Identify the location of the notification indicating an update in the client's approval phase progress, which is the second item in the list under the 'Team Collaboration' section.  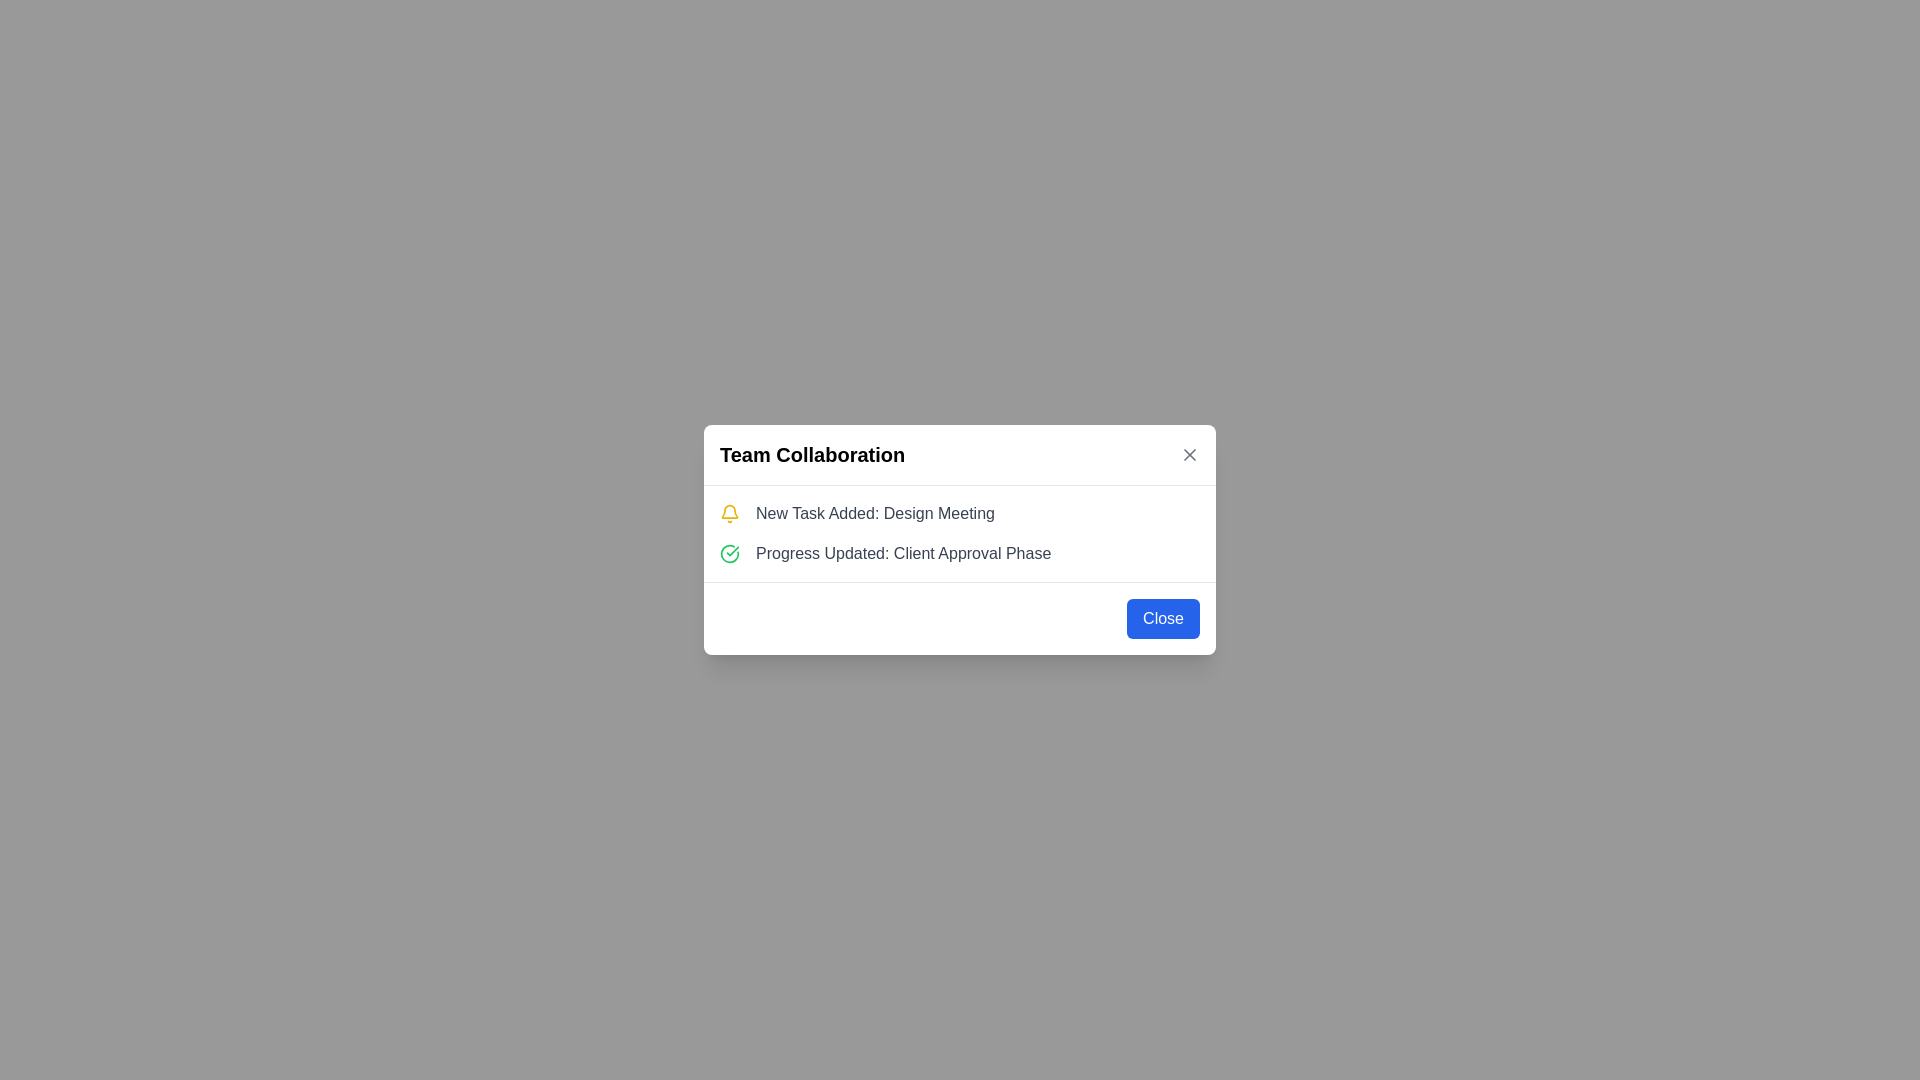
(960, 554).